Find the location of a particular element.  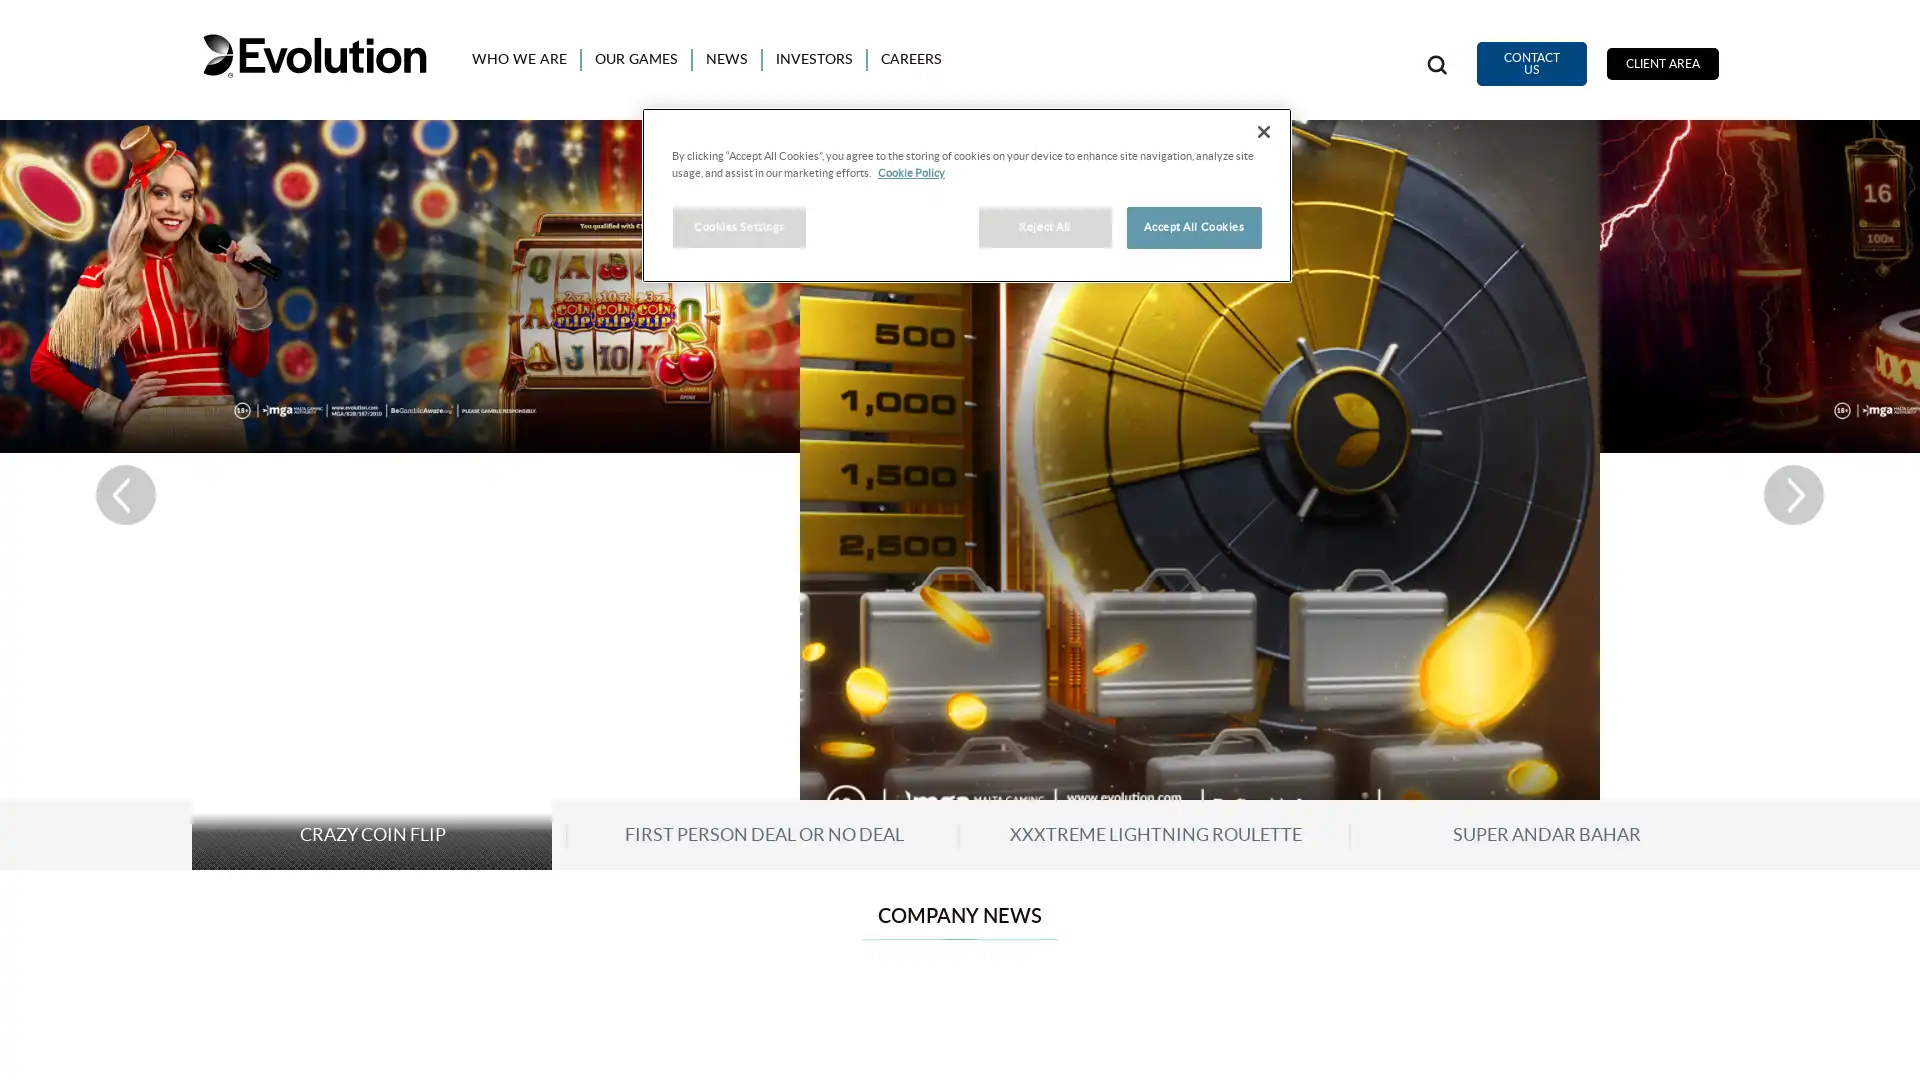

Close is located at coordinates (1262, 131).